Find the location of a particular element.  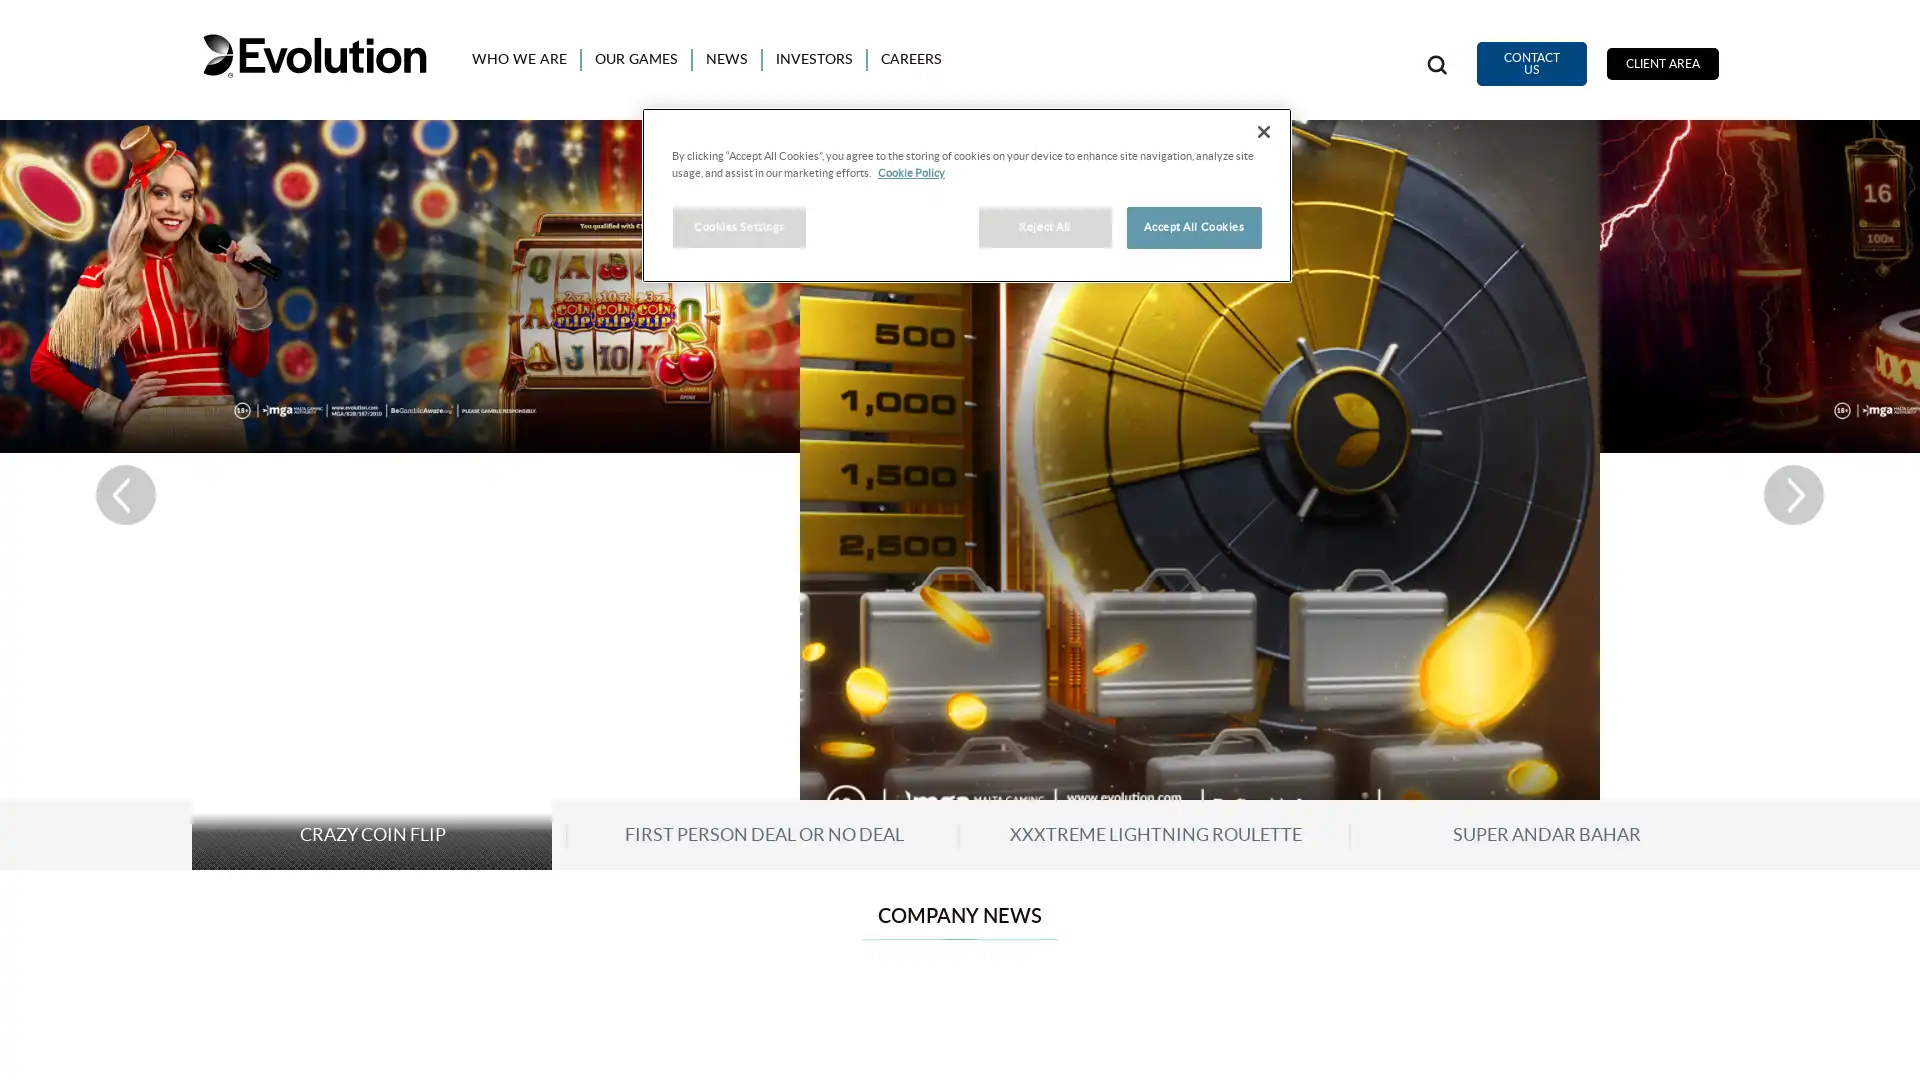

Close is located at coordinates (1262, 131).